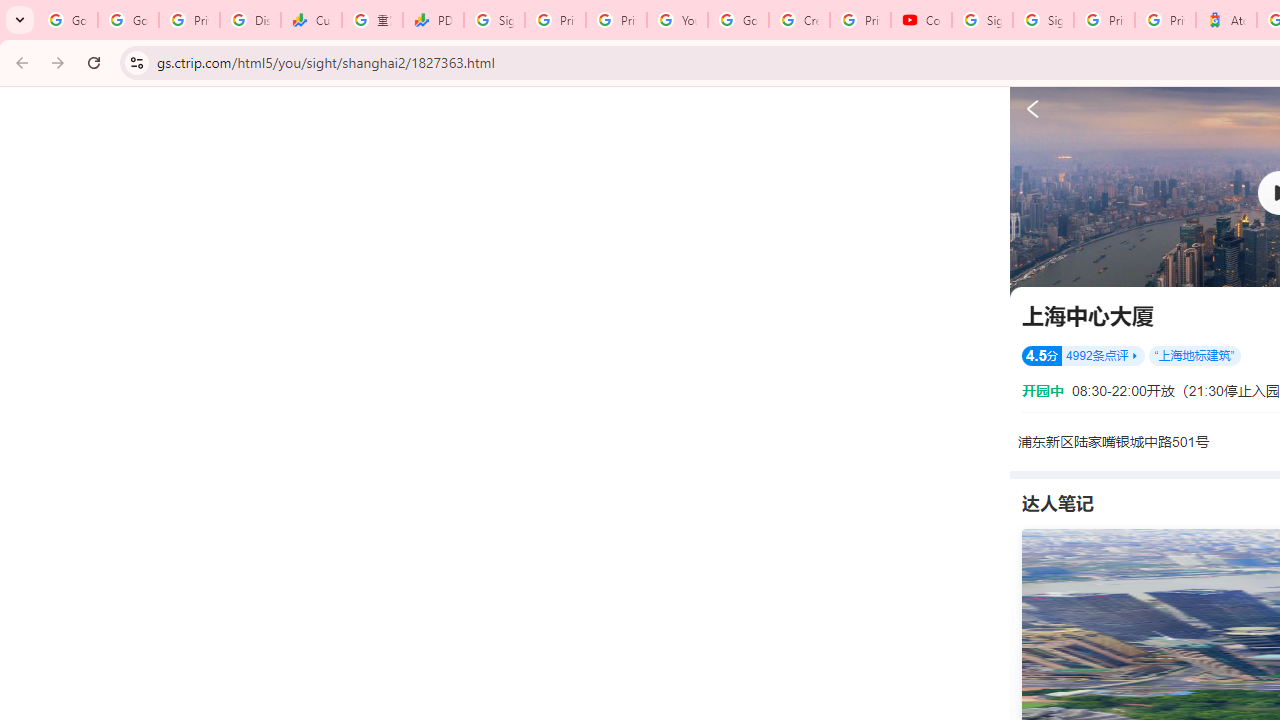 The width and height of the screenshot is (1280, 720). What do you see at coordinates (798, 20) in the screenshot?
I see `'Create your Google Account'` at bounding box center [798, 20].